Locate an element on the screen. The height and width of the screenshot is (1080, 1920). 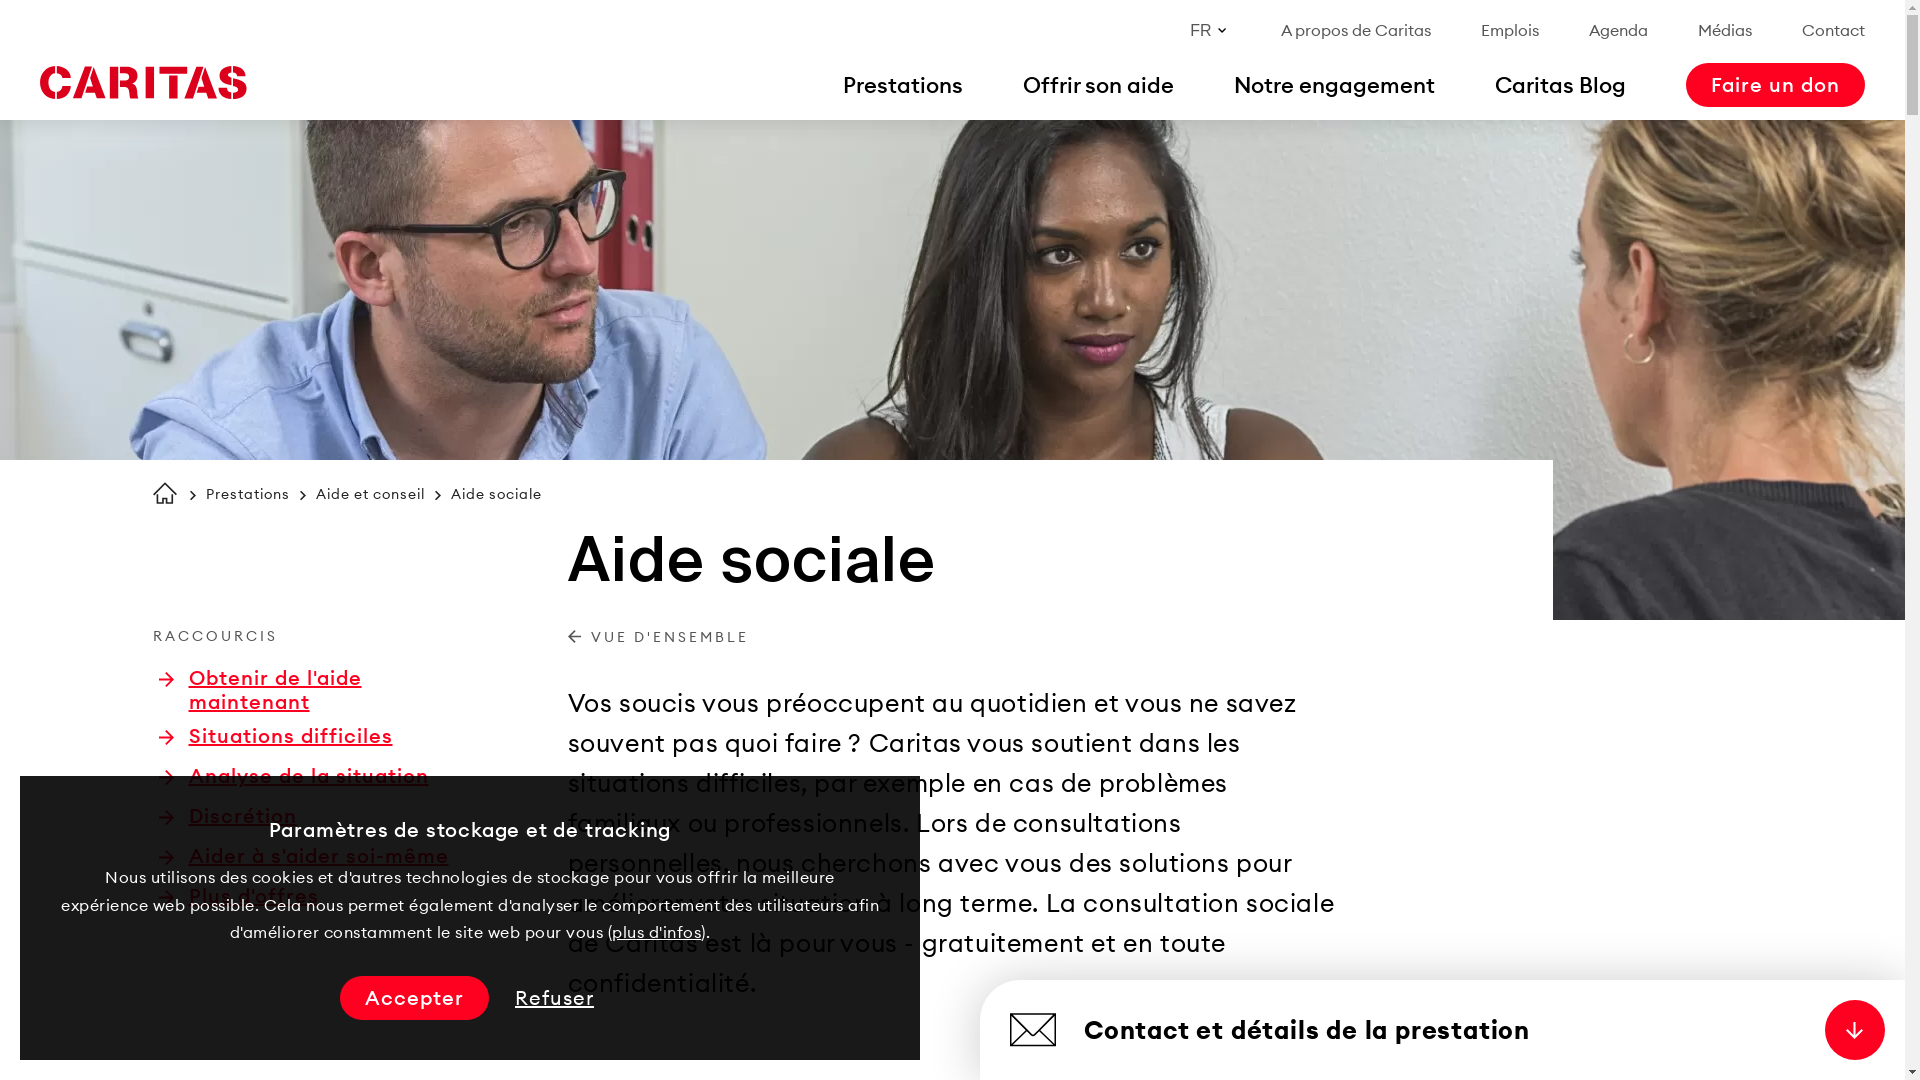
'Agenda' is located at coordinates (1618, 30).